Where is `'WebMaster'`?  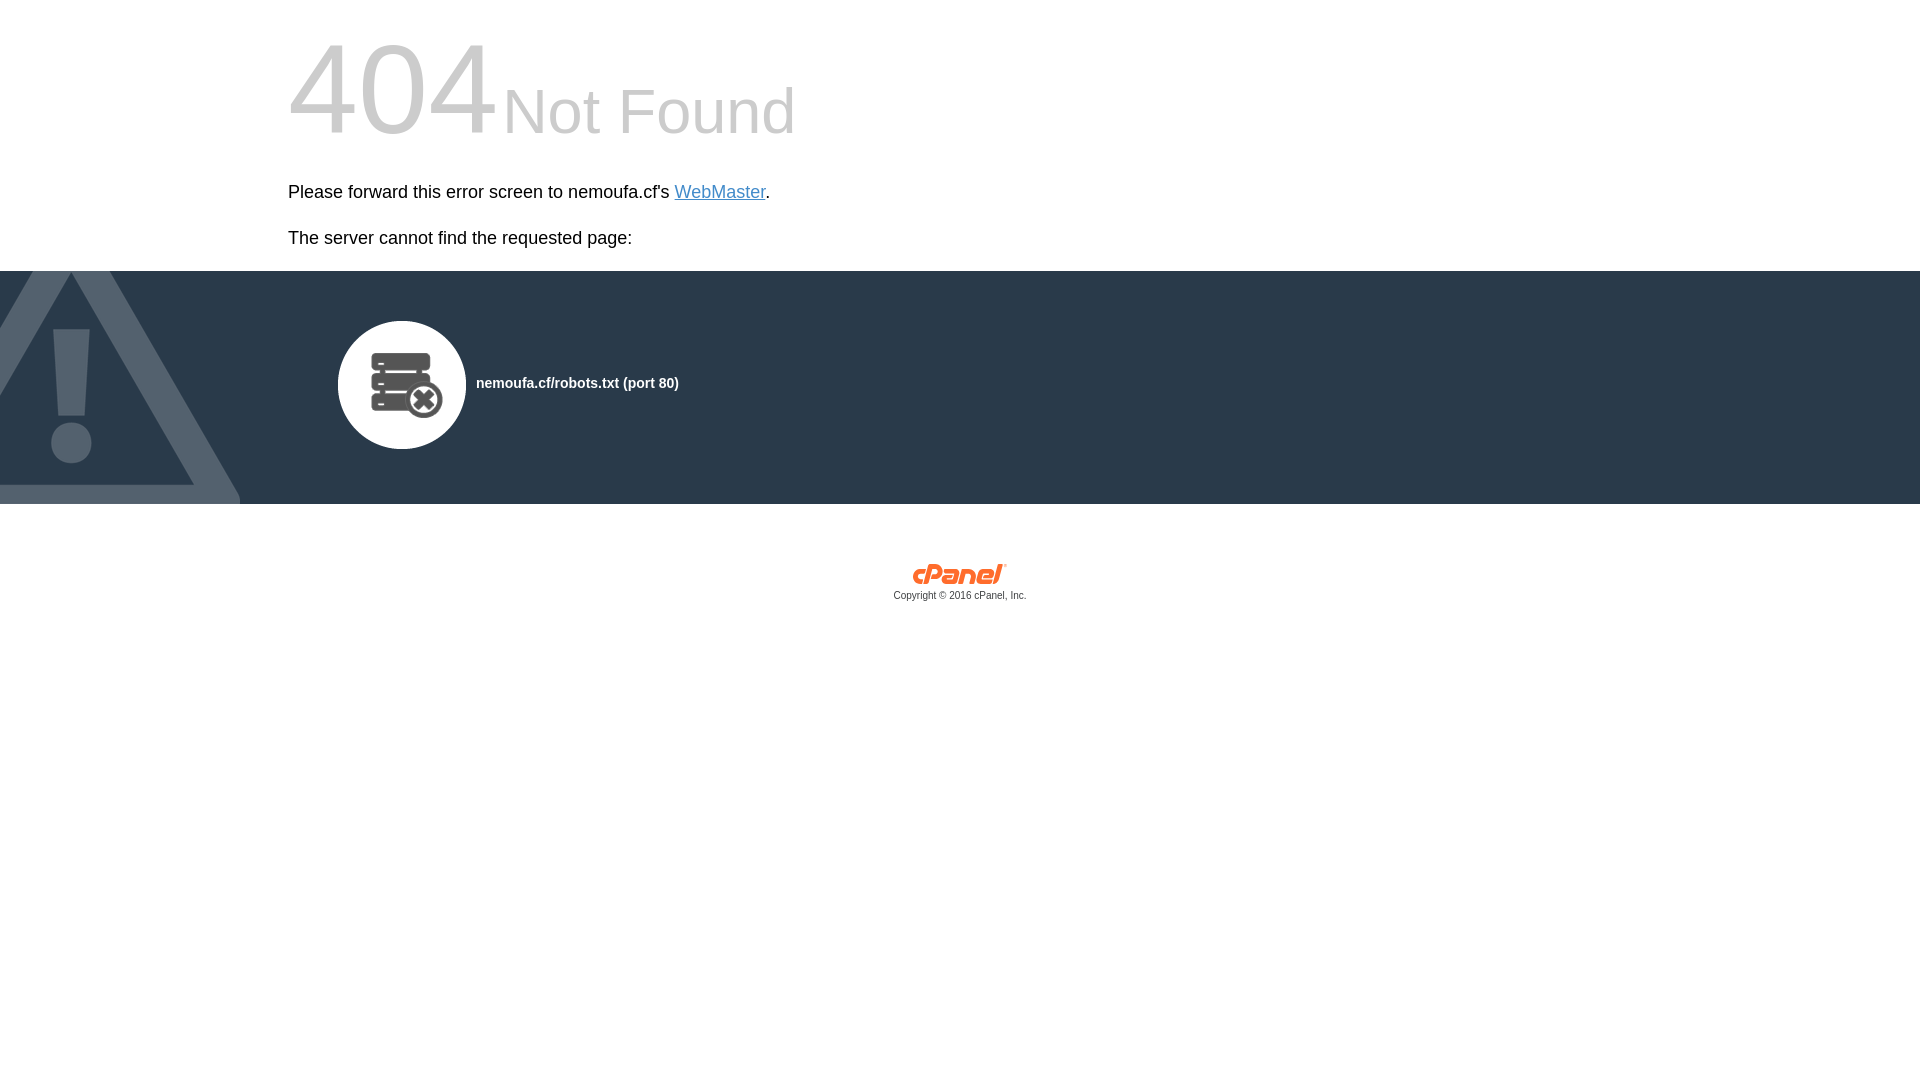
'WebMaster' is located at coordinates (720, 192).